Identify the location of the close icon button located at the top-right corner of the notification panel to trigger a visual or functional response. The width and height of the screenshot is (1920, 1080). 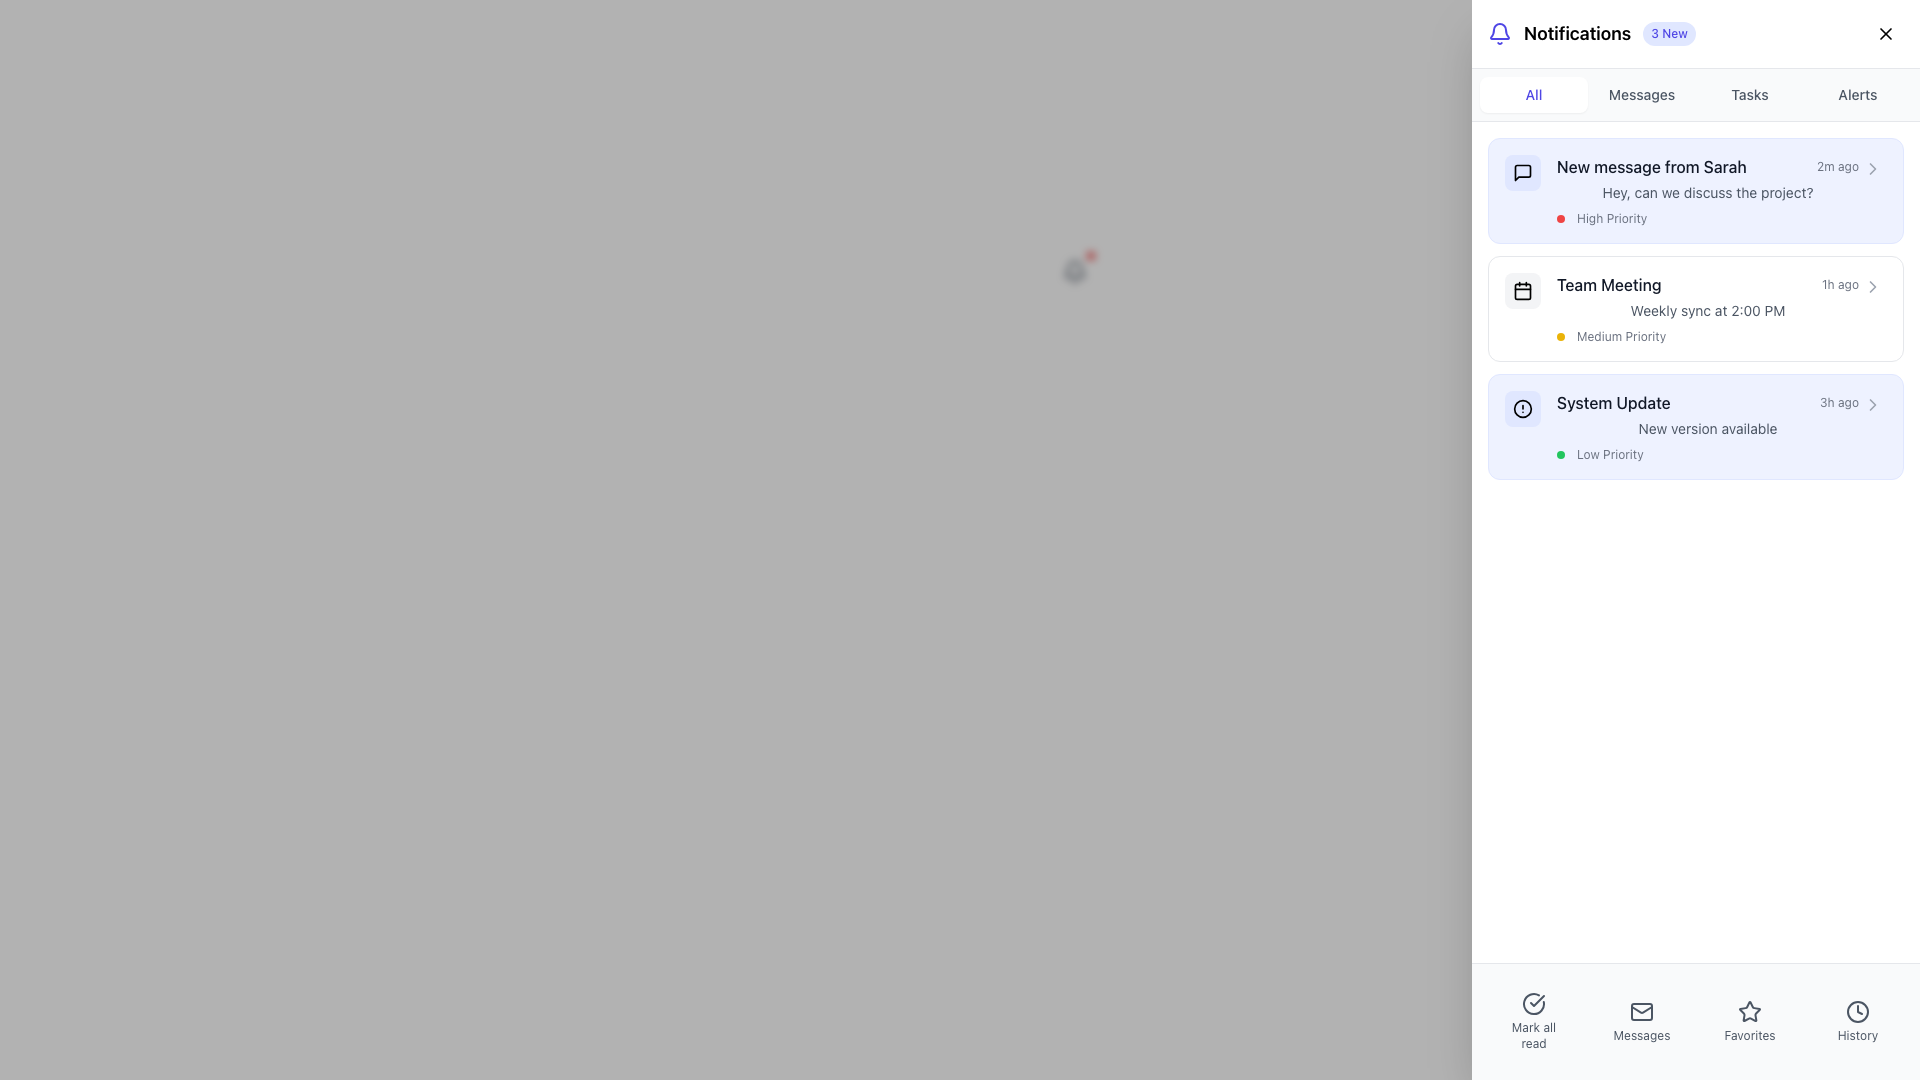
(1885, 34).